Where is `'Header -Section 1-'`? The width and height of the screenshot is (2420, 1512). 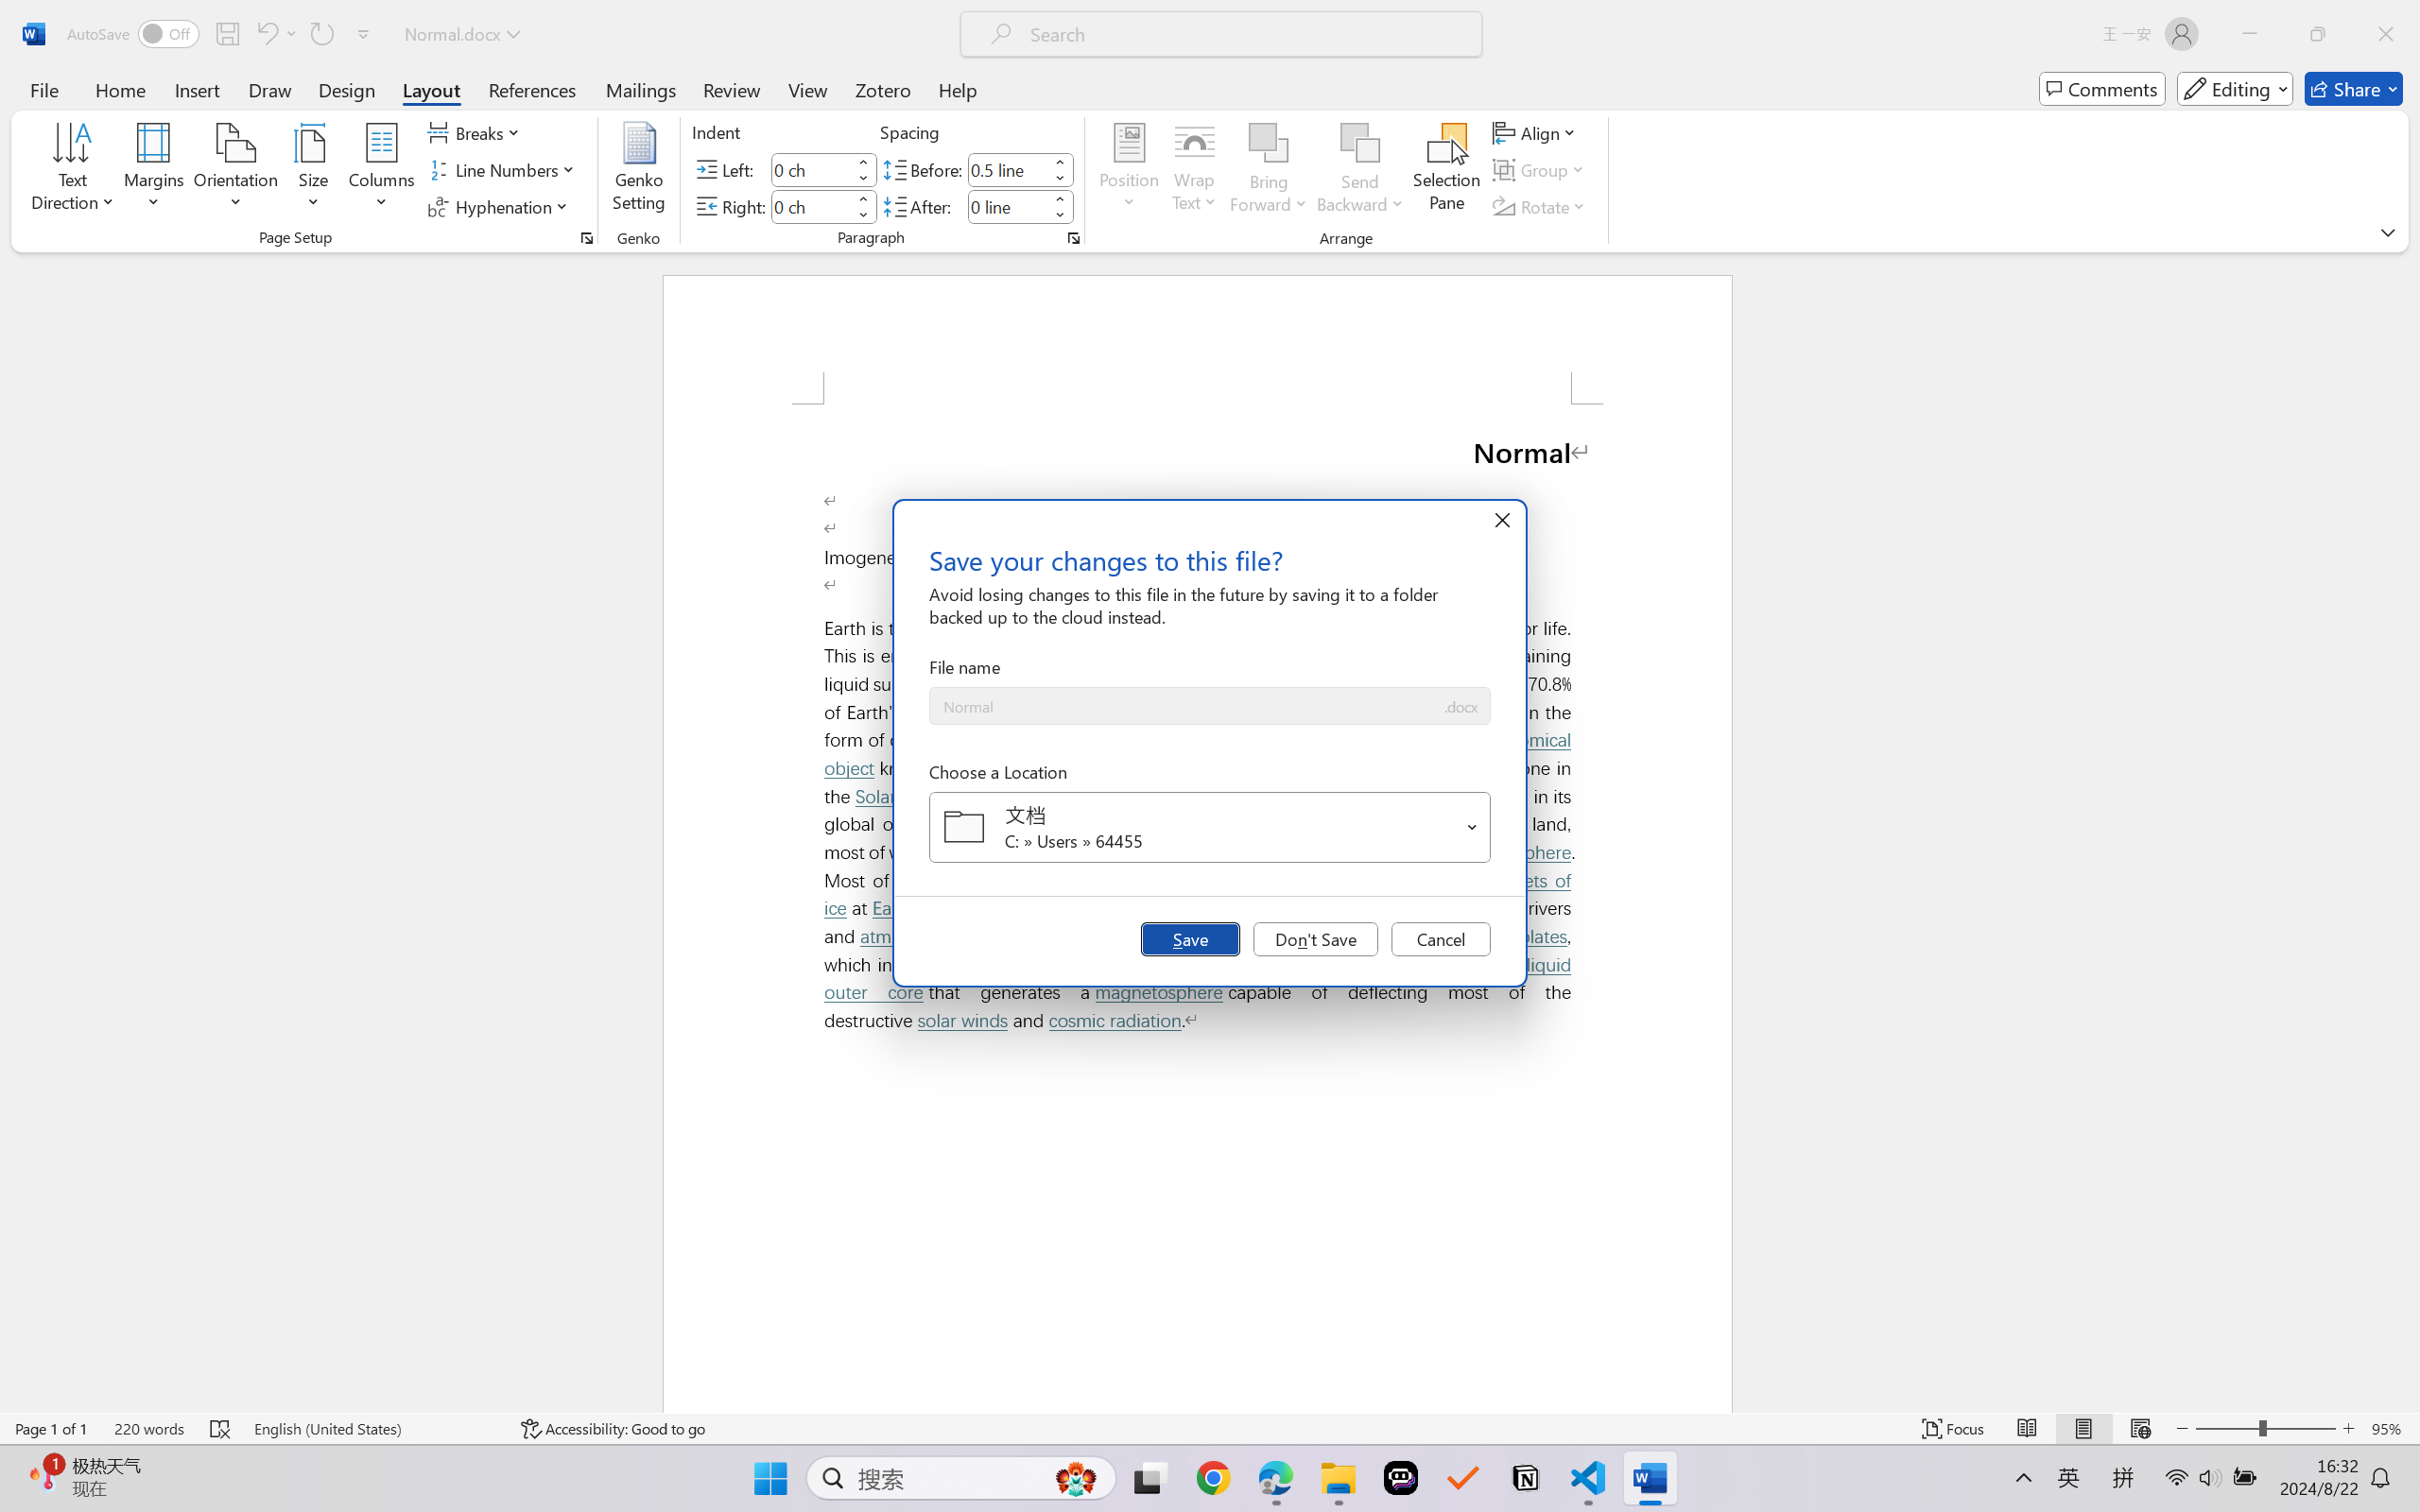 'Header -Section 1-' is located at coordinates (1197, 340).